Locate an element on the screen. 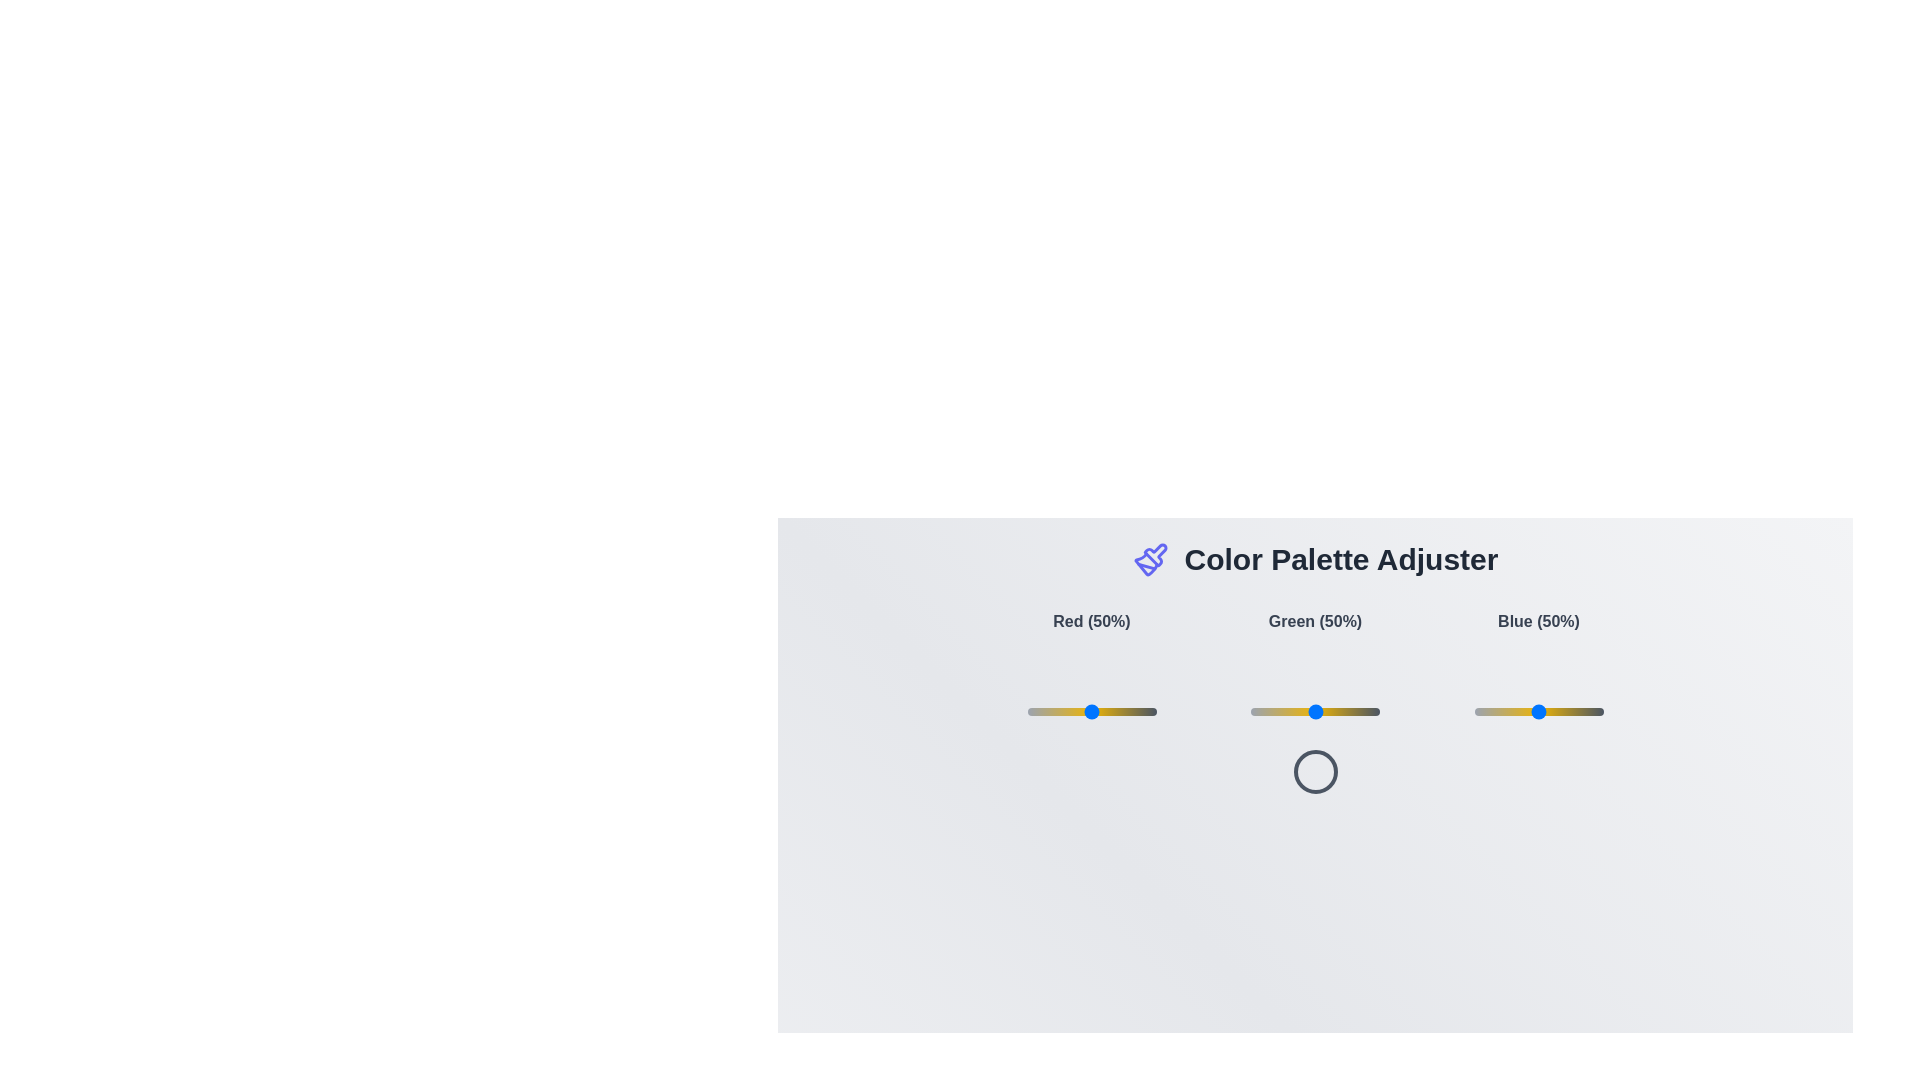 This screenshot has width=1920, height=1080. the green slider to 62% is located at coordinates (1330, 711).